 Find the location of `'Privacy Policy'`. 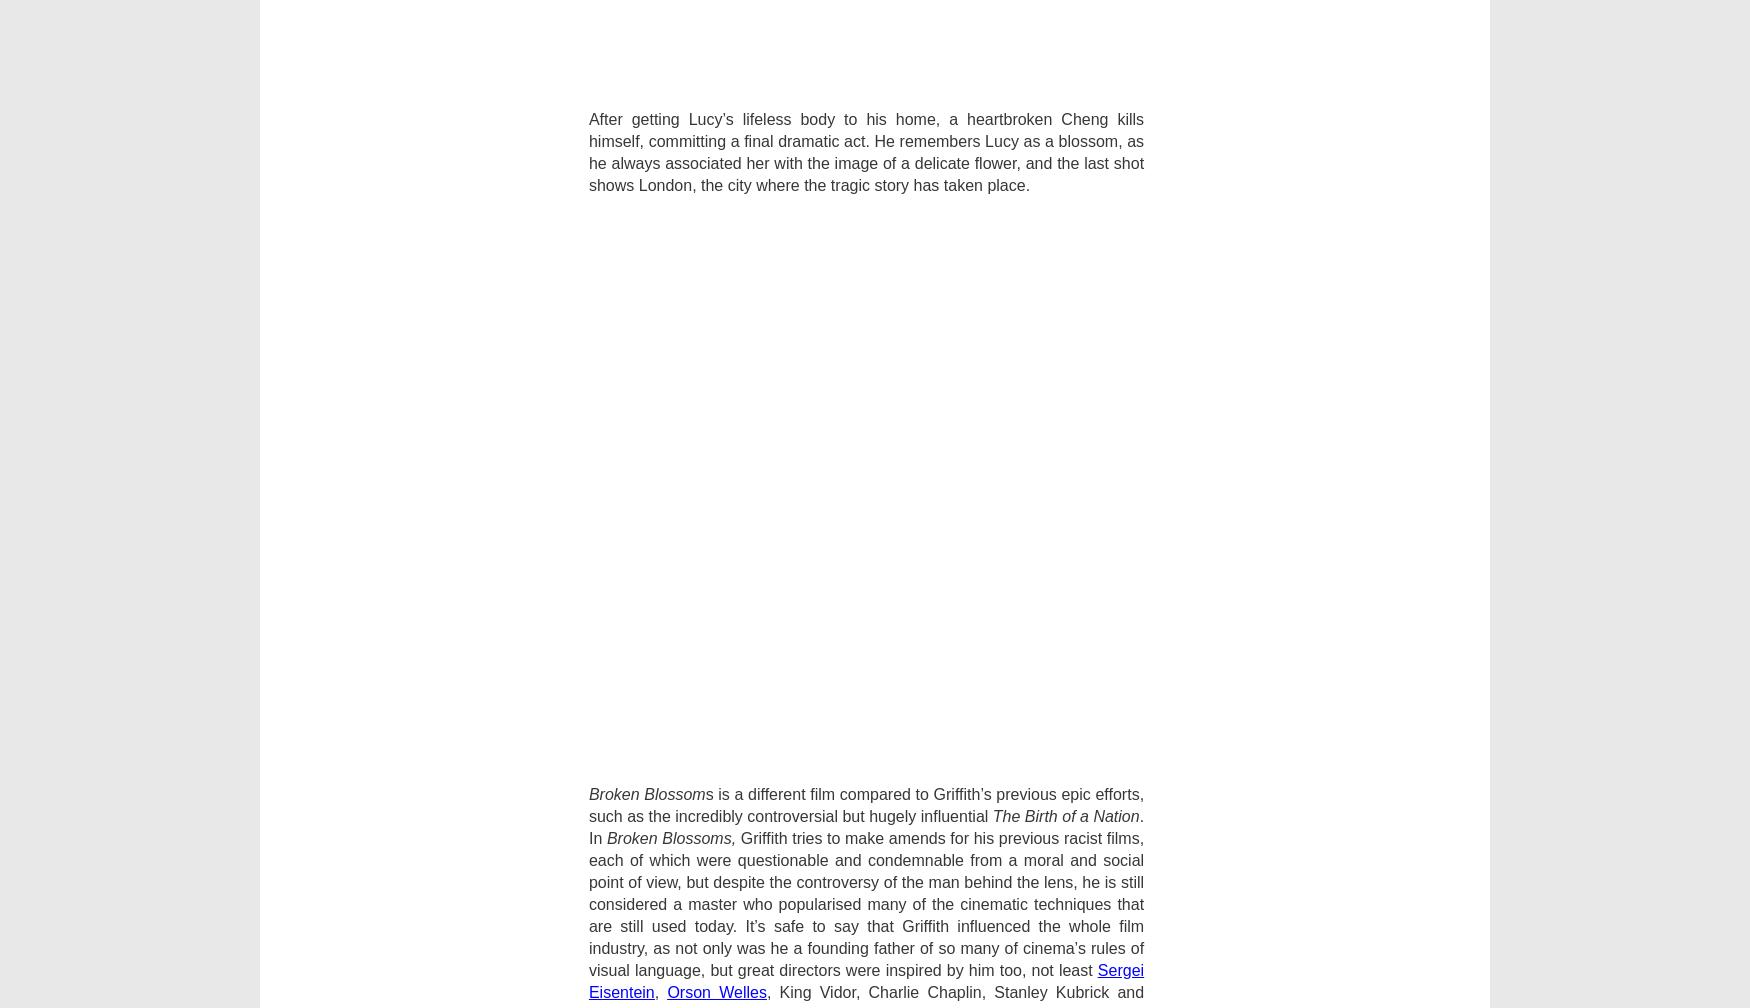

'Privacy Policy' is located at coordinates (353, 700).